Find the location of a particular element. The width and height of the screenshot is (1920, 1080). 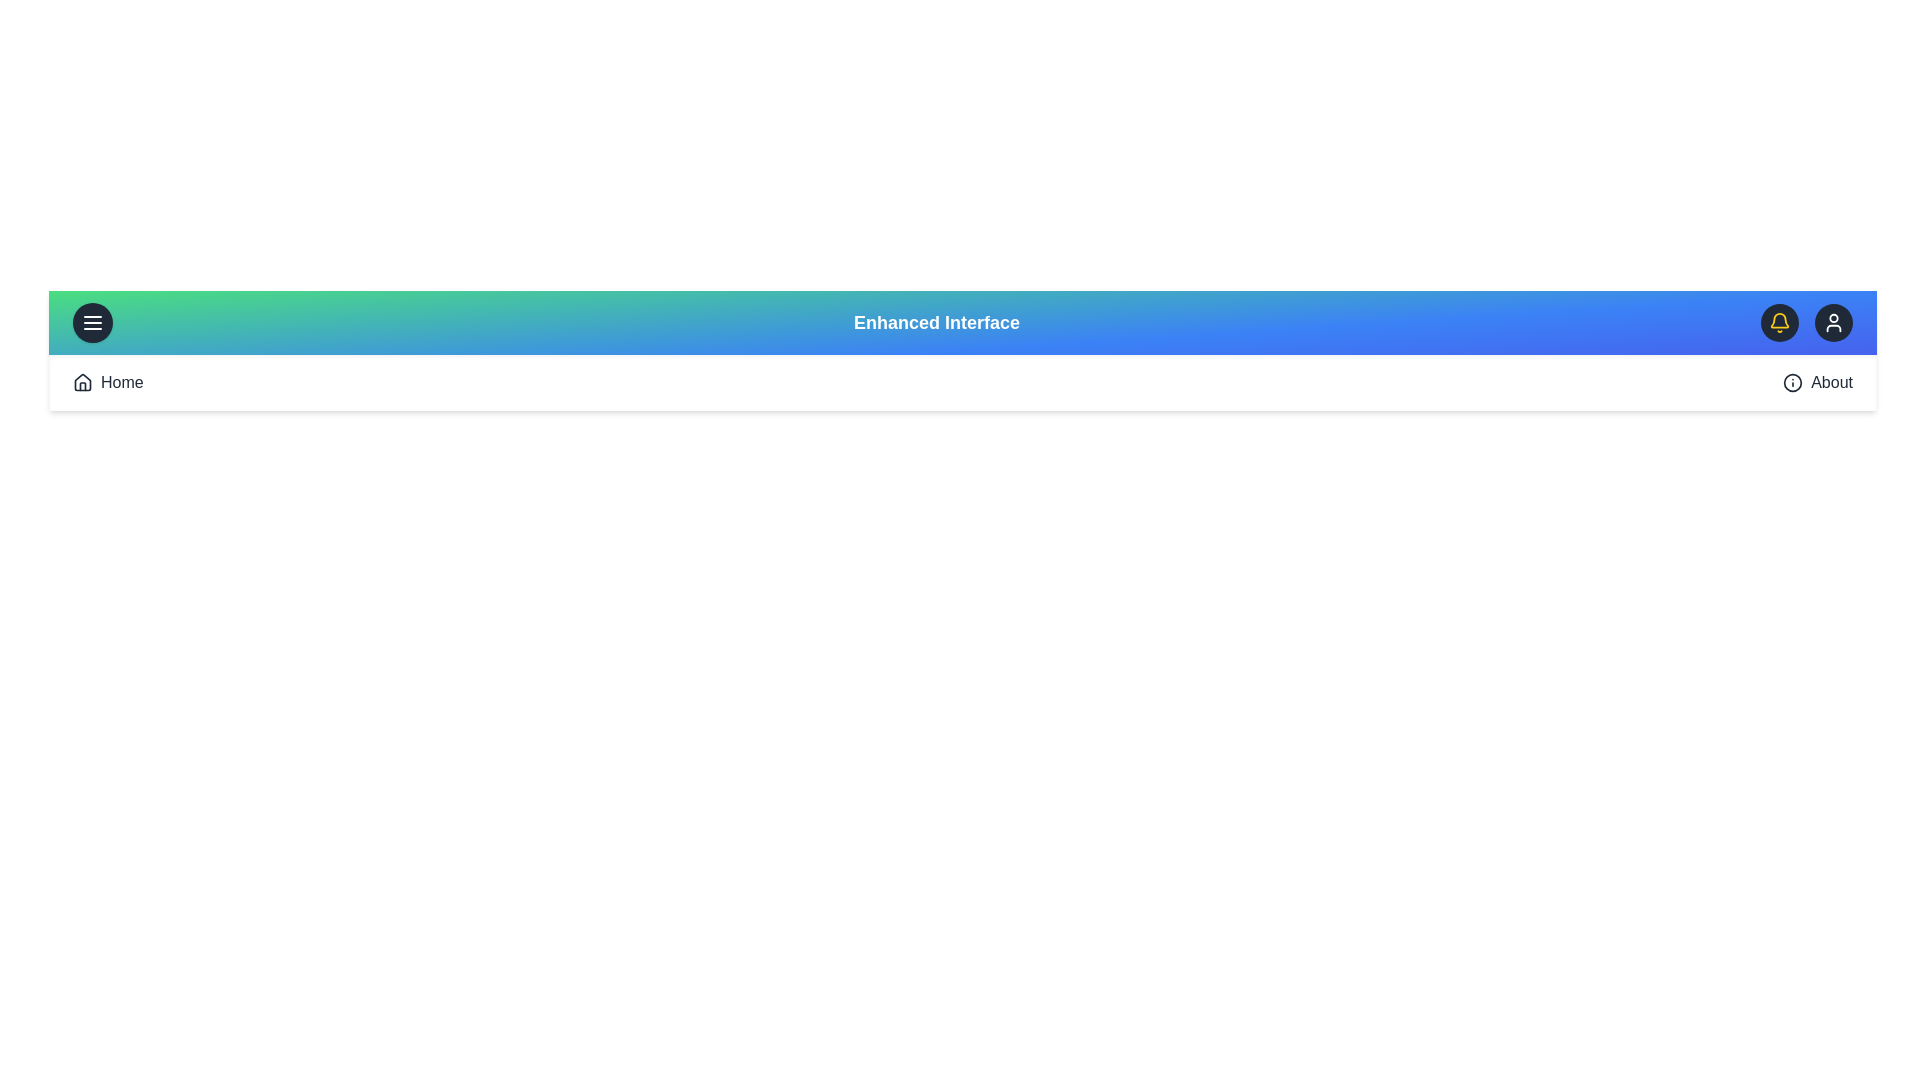

the user profile button located at the right end of the app bar is located at coordinates (1833, 322).